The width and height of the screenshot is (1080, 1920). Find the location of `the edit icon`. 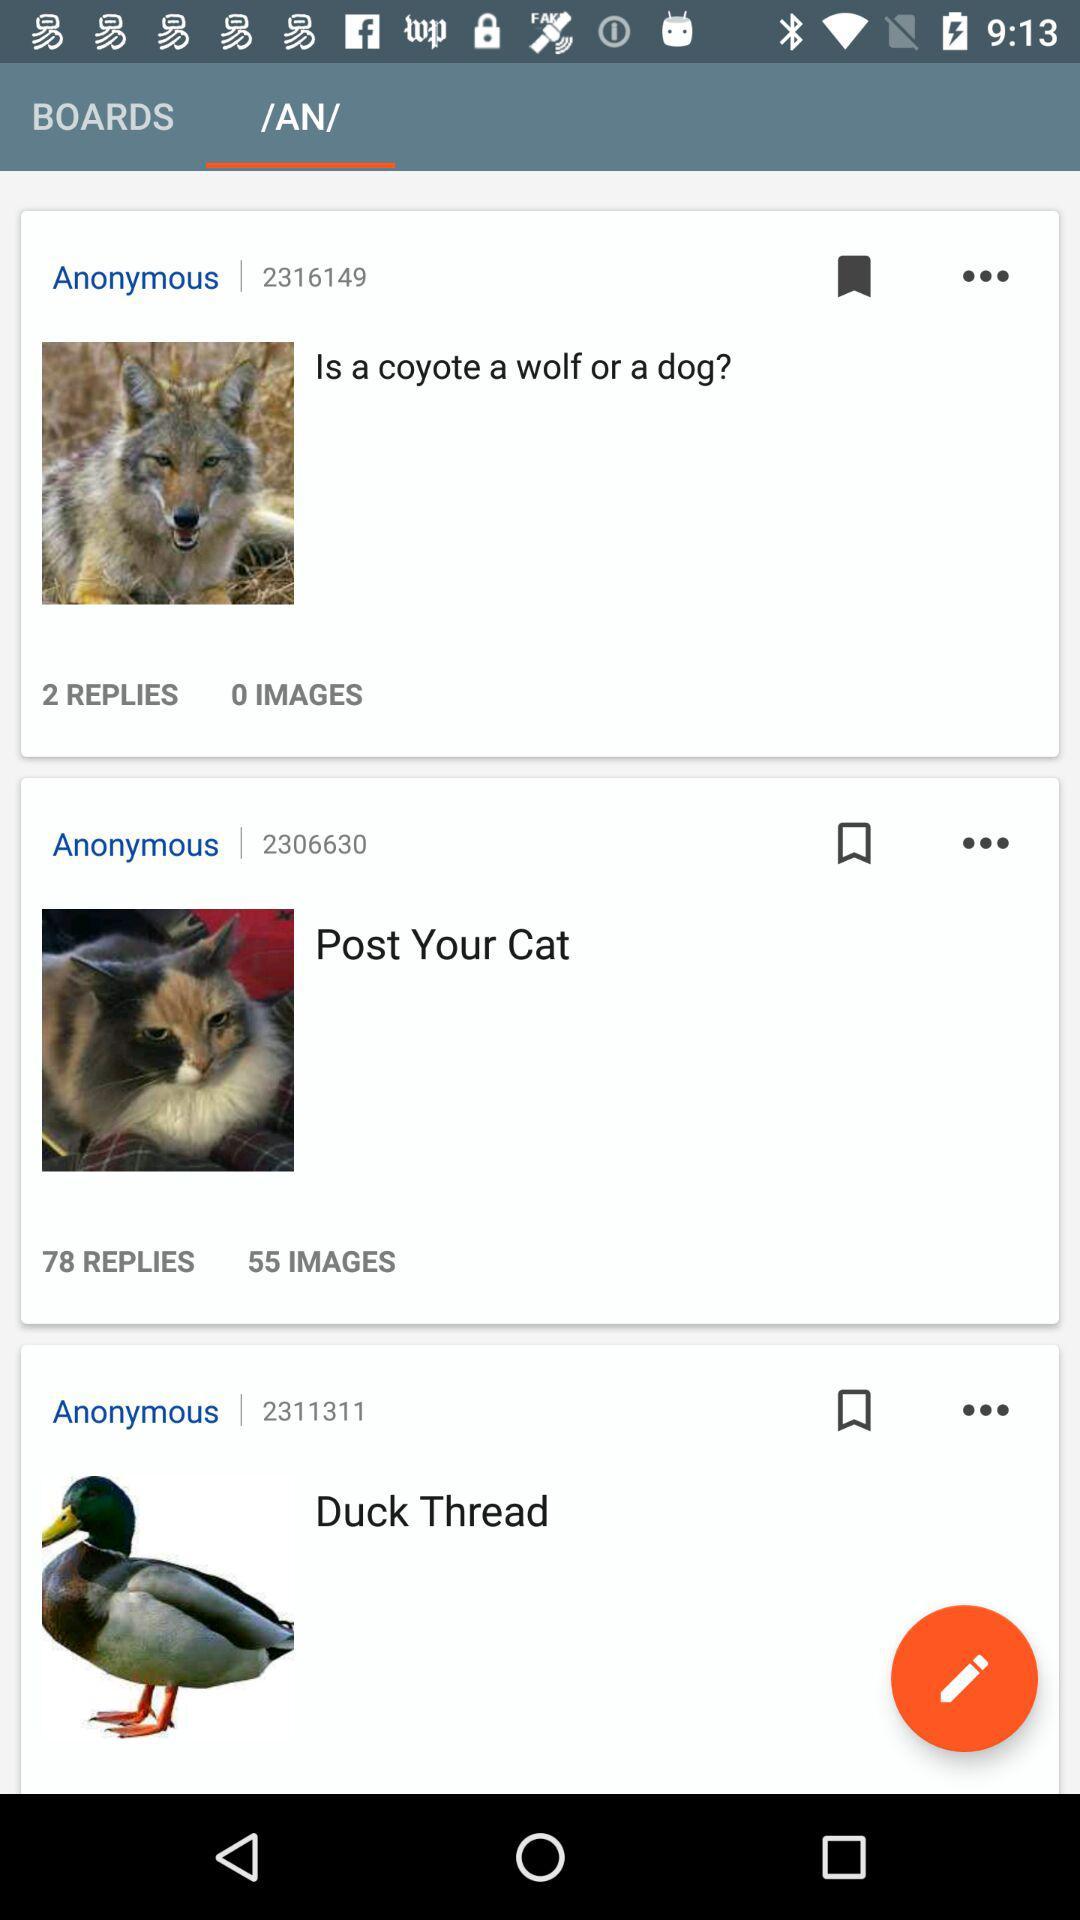

the edit icon is located at coordinates (963, 1678).